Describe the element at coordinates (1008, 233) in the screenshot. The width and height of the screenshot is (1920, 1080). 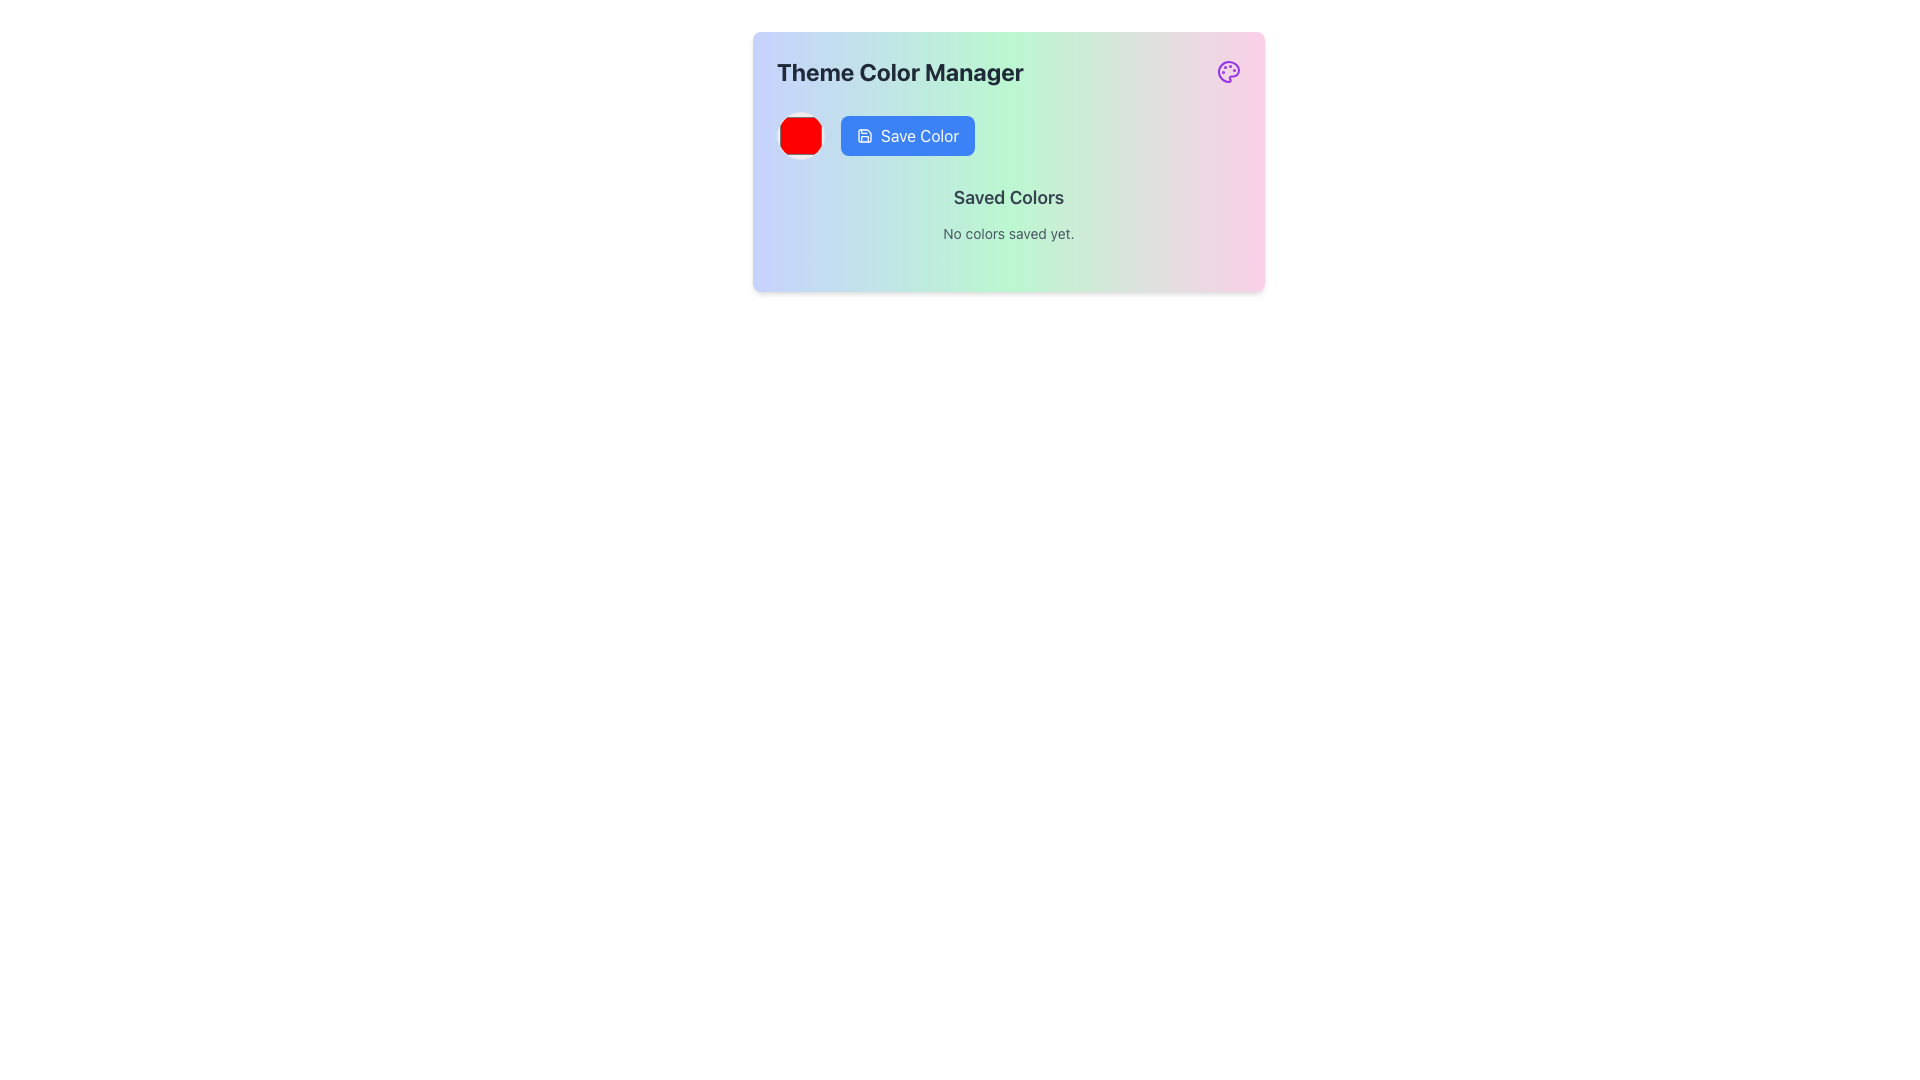
I see `the informational text label that indicates no color selections have been saved yet, located below the 'Saved Colors' heading` at that location.